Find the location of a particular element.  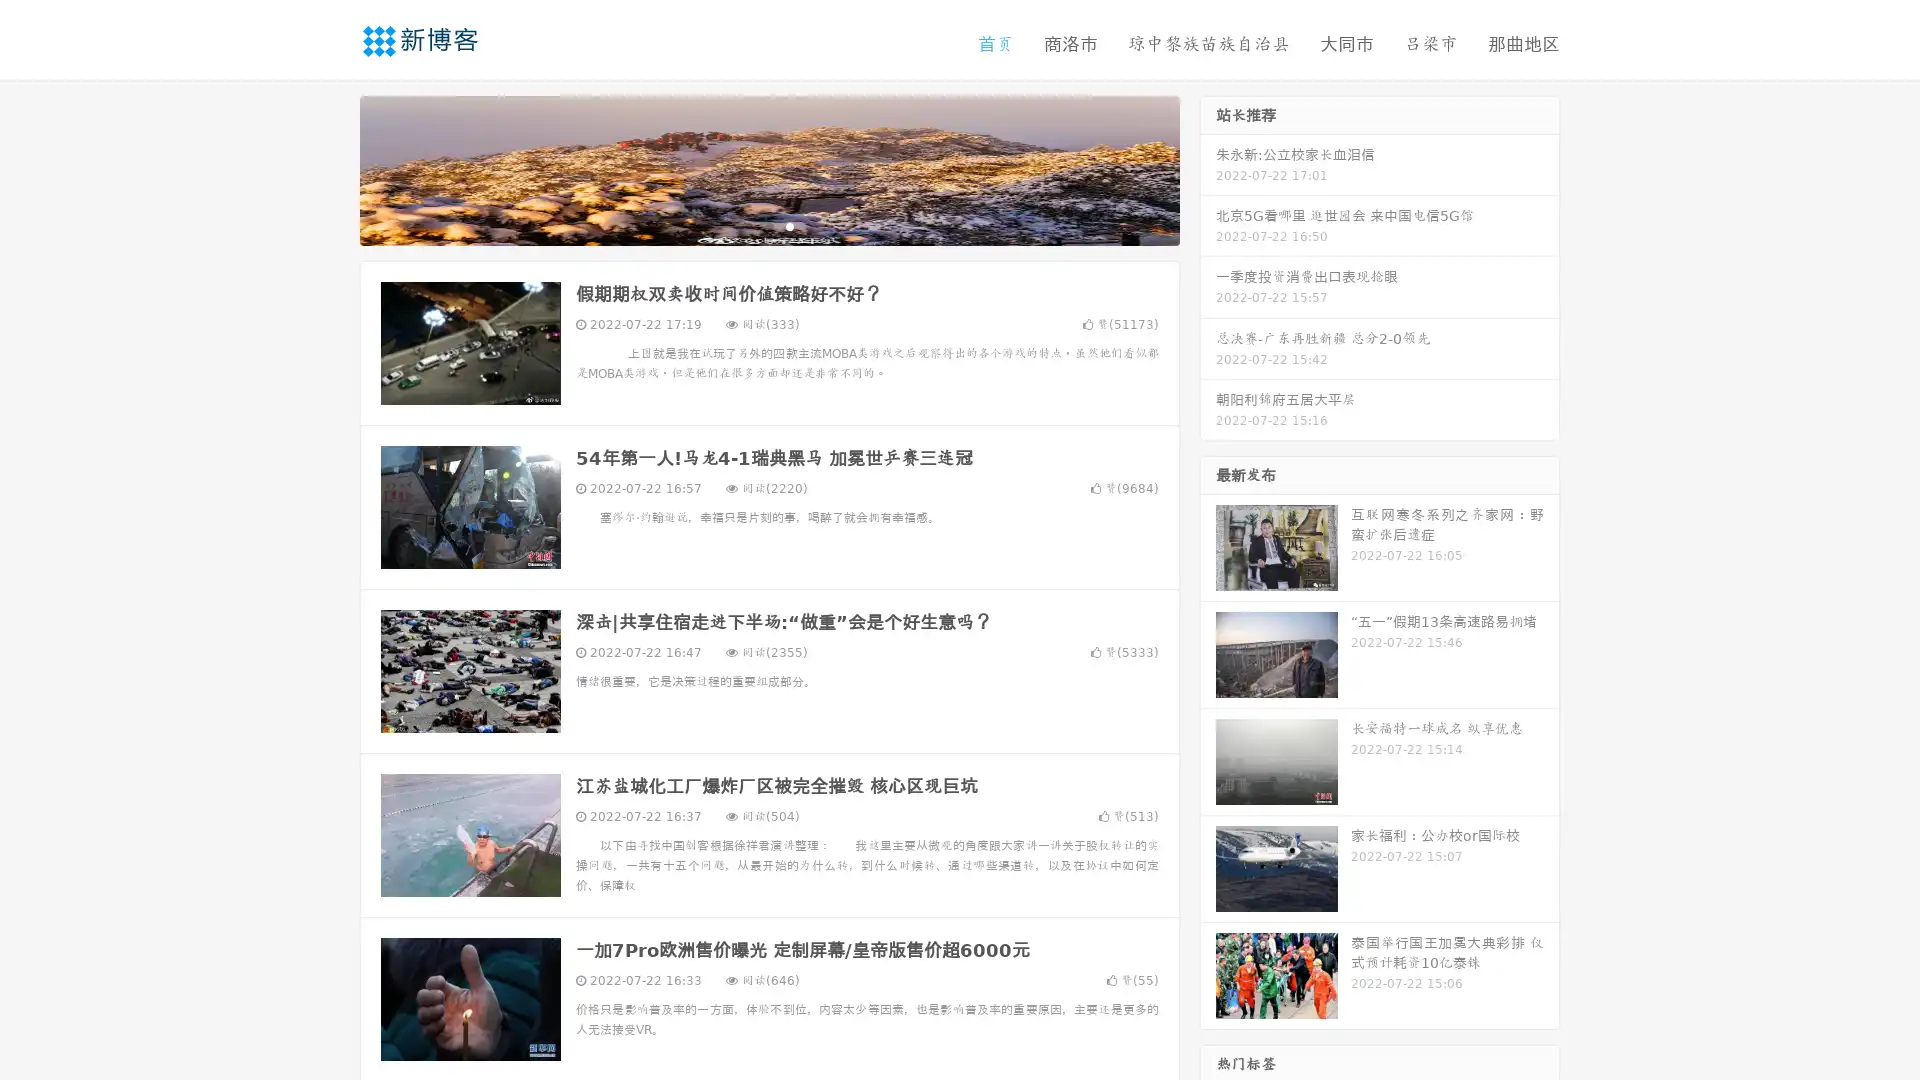

Next slide is located at coordinates (1208, 168).